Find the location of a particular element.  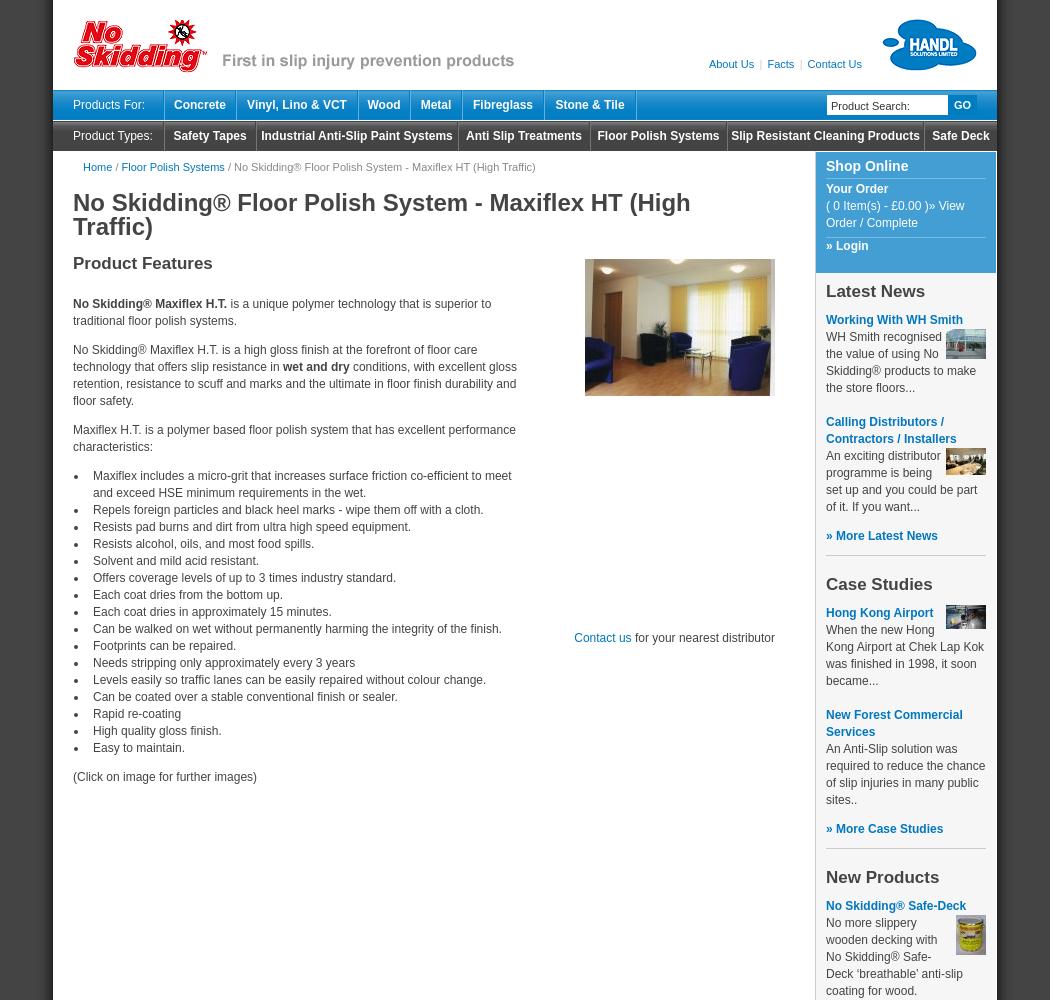

'No Skidding® Maxiflex H.T. is a high gloss finish at the forefront of floor care technology that offers slip resistance in' is located at coordinates (71, 357).